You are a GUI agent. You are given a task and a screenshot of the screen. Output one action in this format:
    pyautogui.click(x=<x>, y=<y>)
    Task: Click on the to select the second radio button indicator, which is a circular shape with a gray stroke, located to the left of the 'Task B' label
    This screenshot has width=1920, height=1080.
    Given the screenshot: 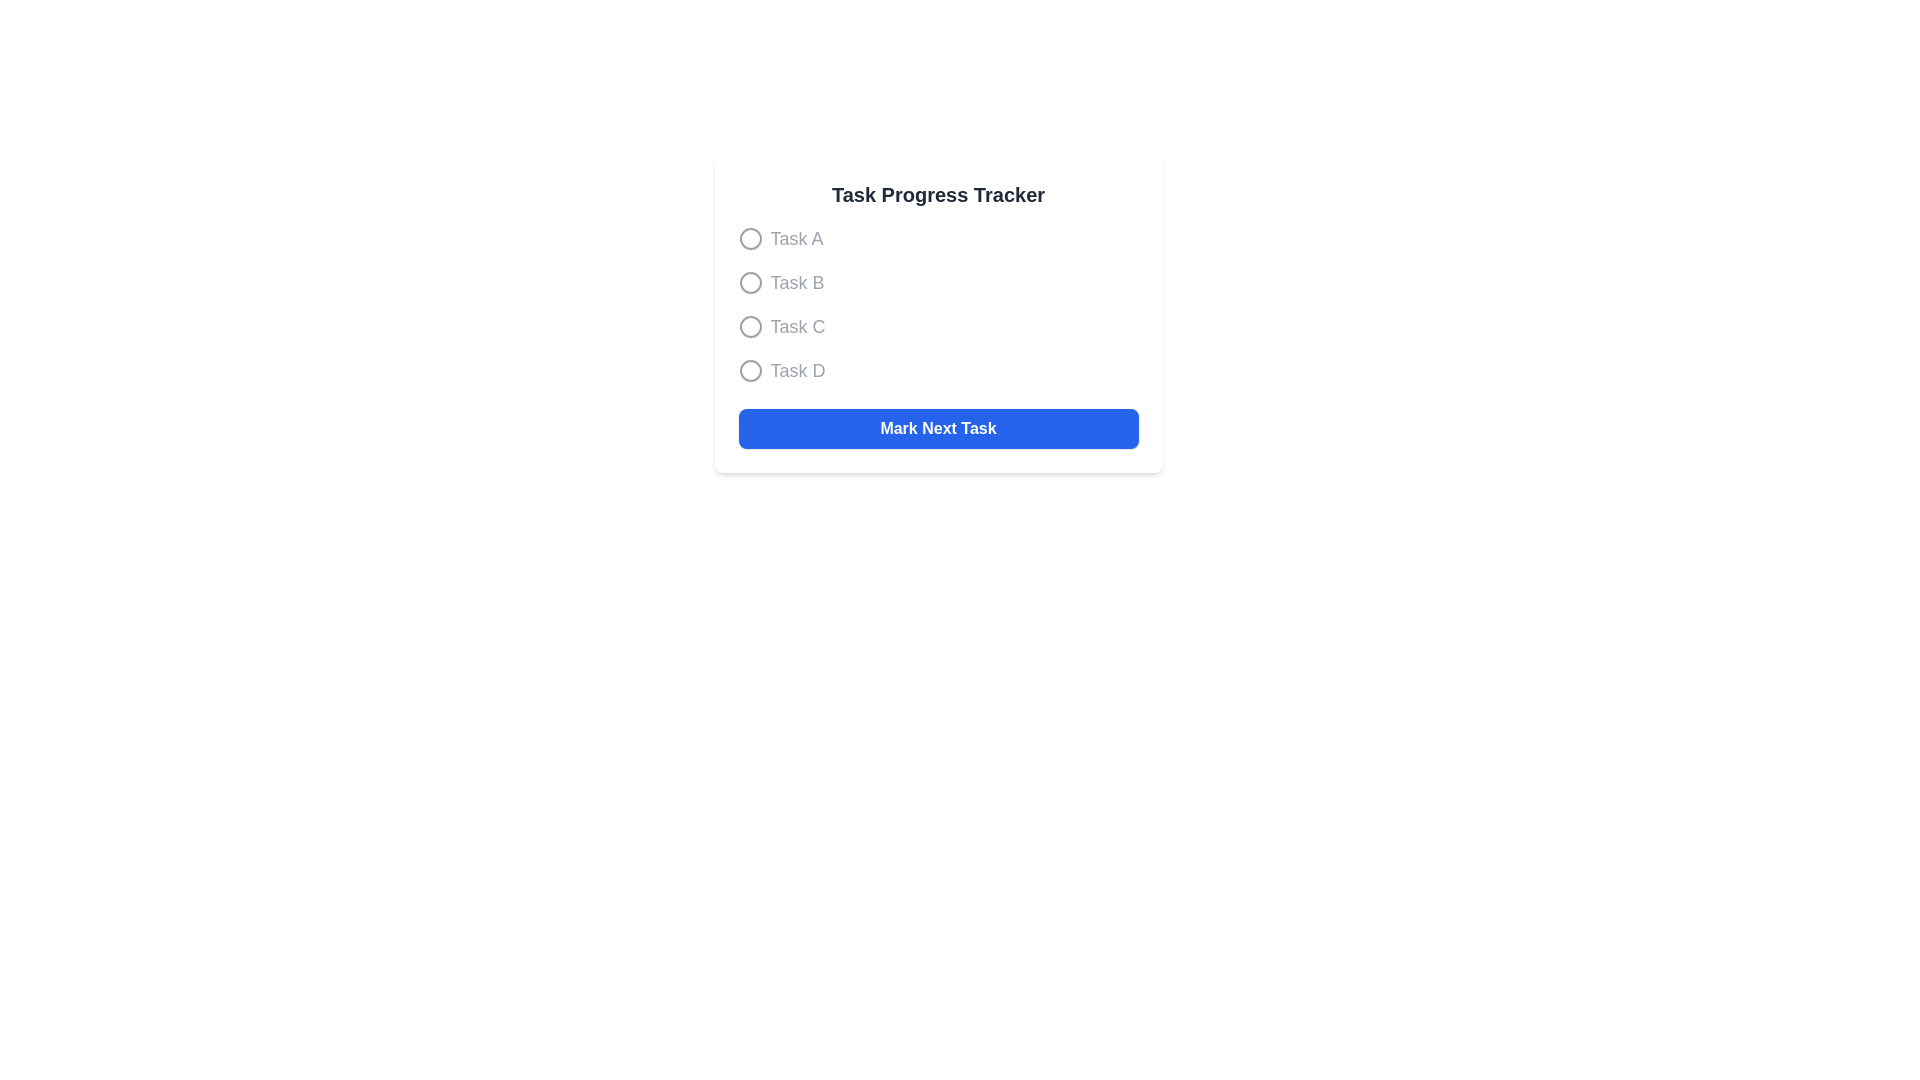 What is the action you would take?
    pyautogui.click(x=749, y=282)
    